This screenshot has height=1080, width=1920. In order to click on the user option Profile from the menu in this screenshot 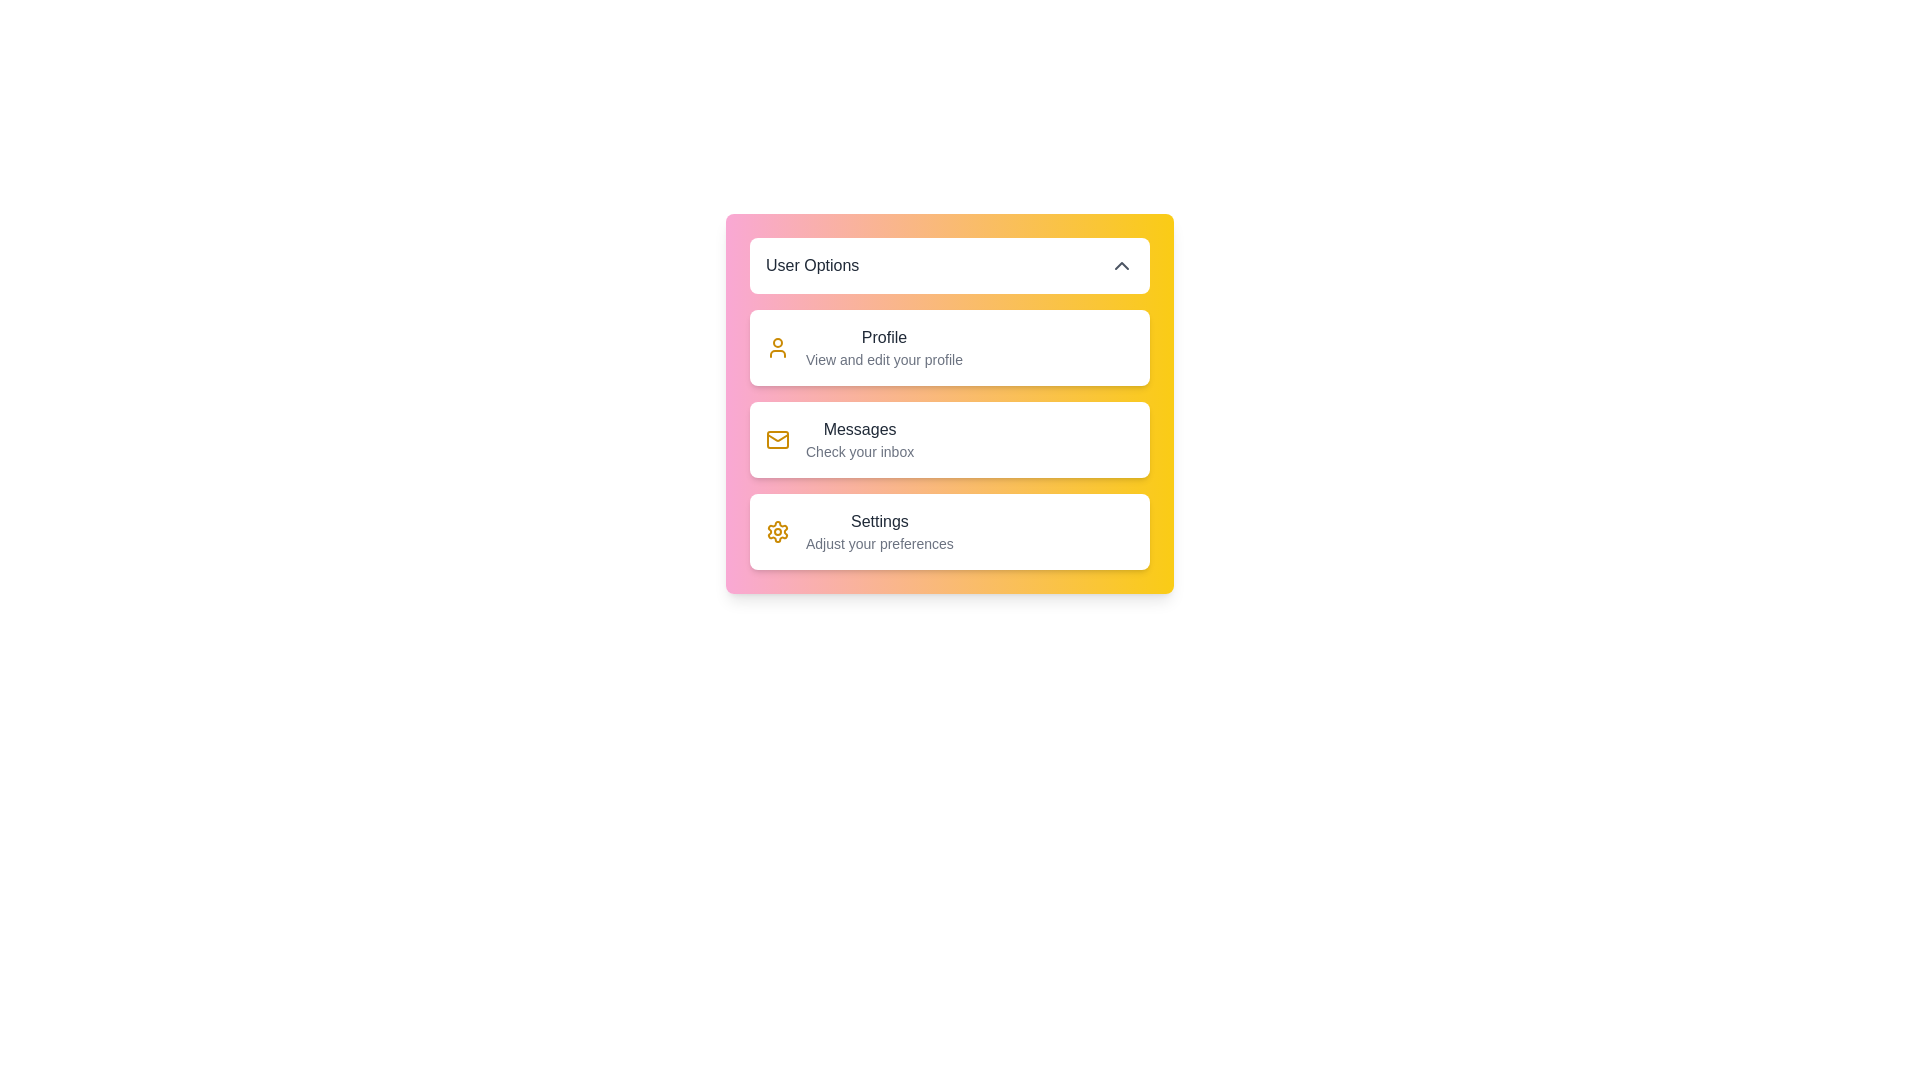, I will do `click(949, 346)`.